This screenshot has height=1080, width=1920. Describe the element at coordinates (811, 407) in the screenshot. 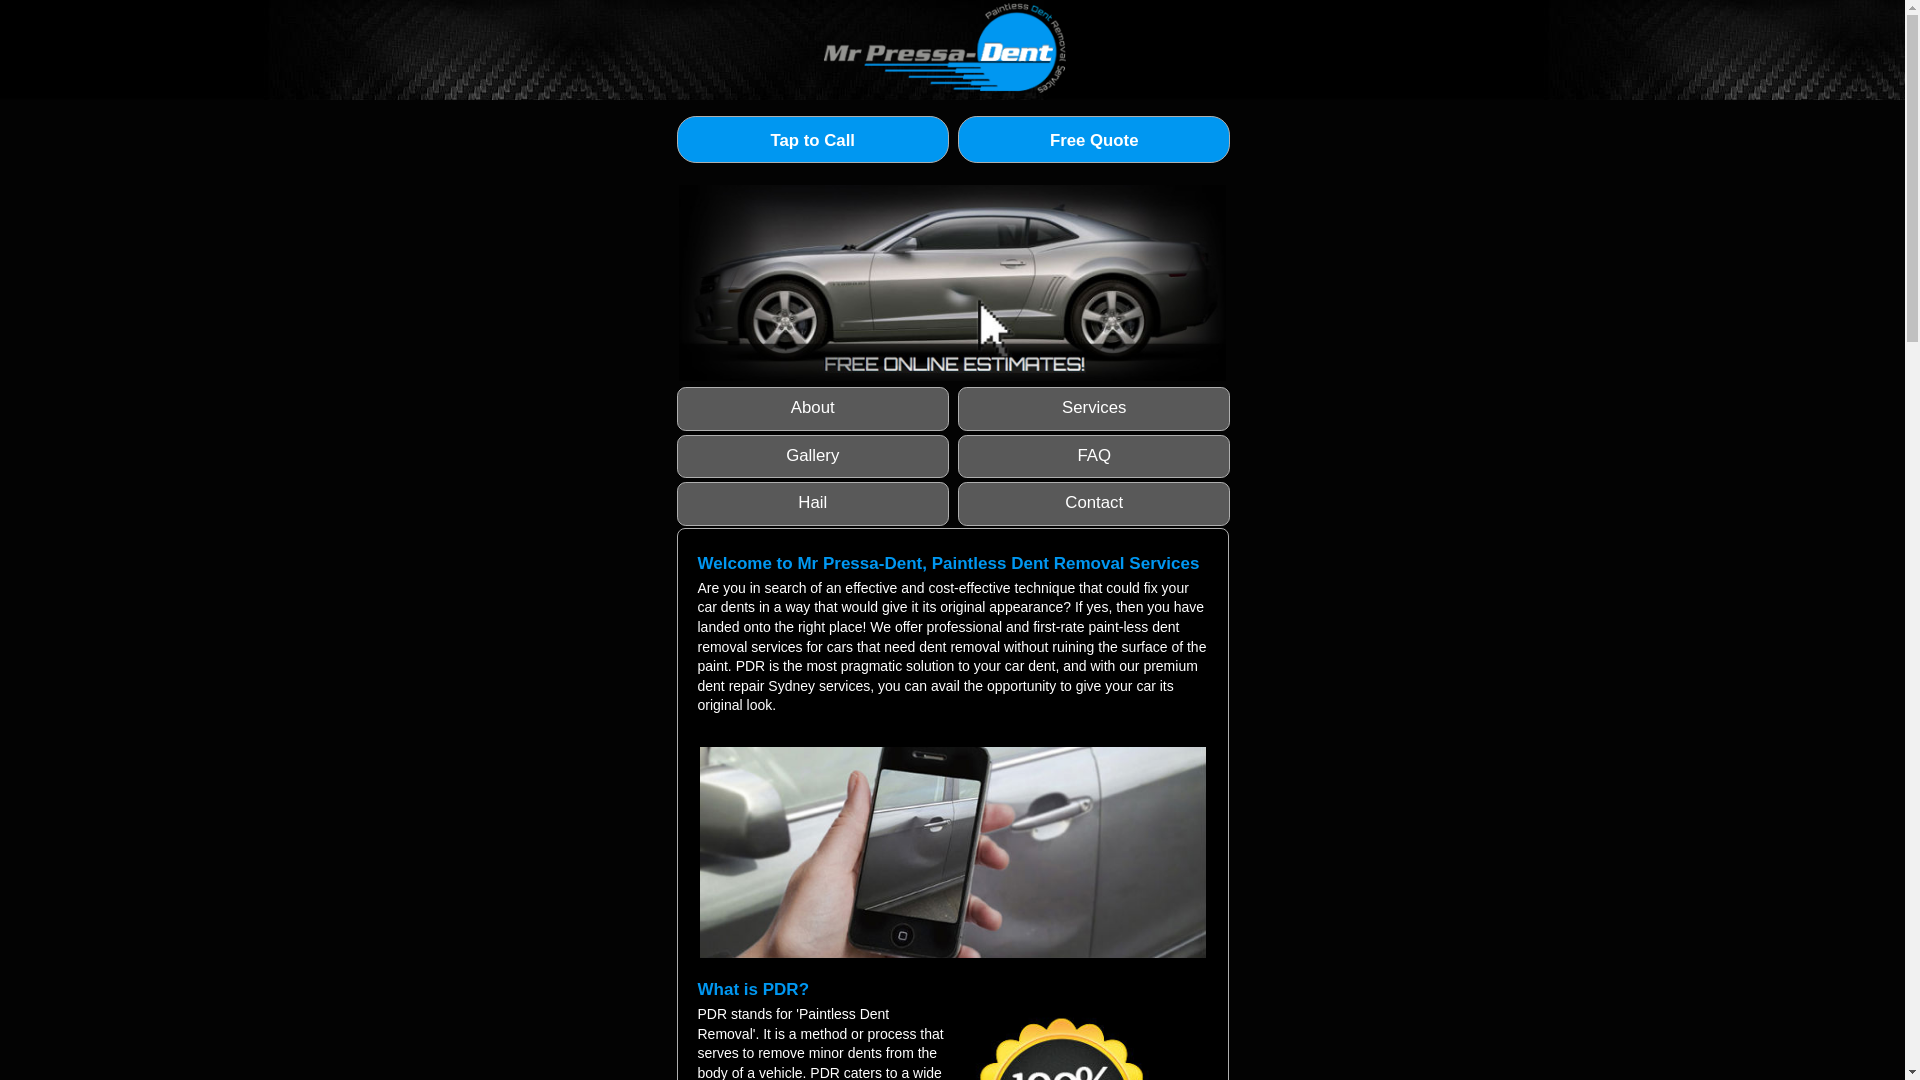

I see `'About'` at that location.